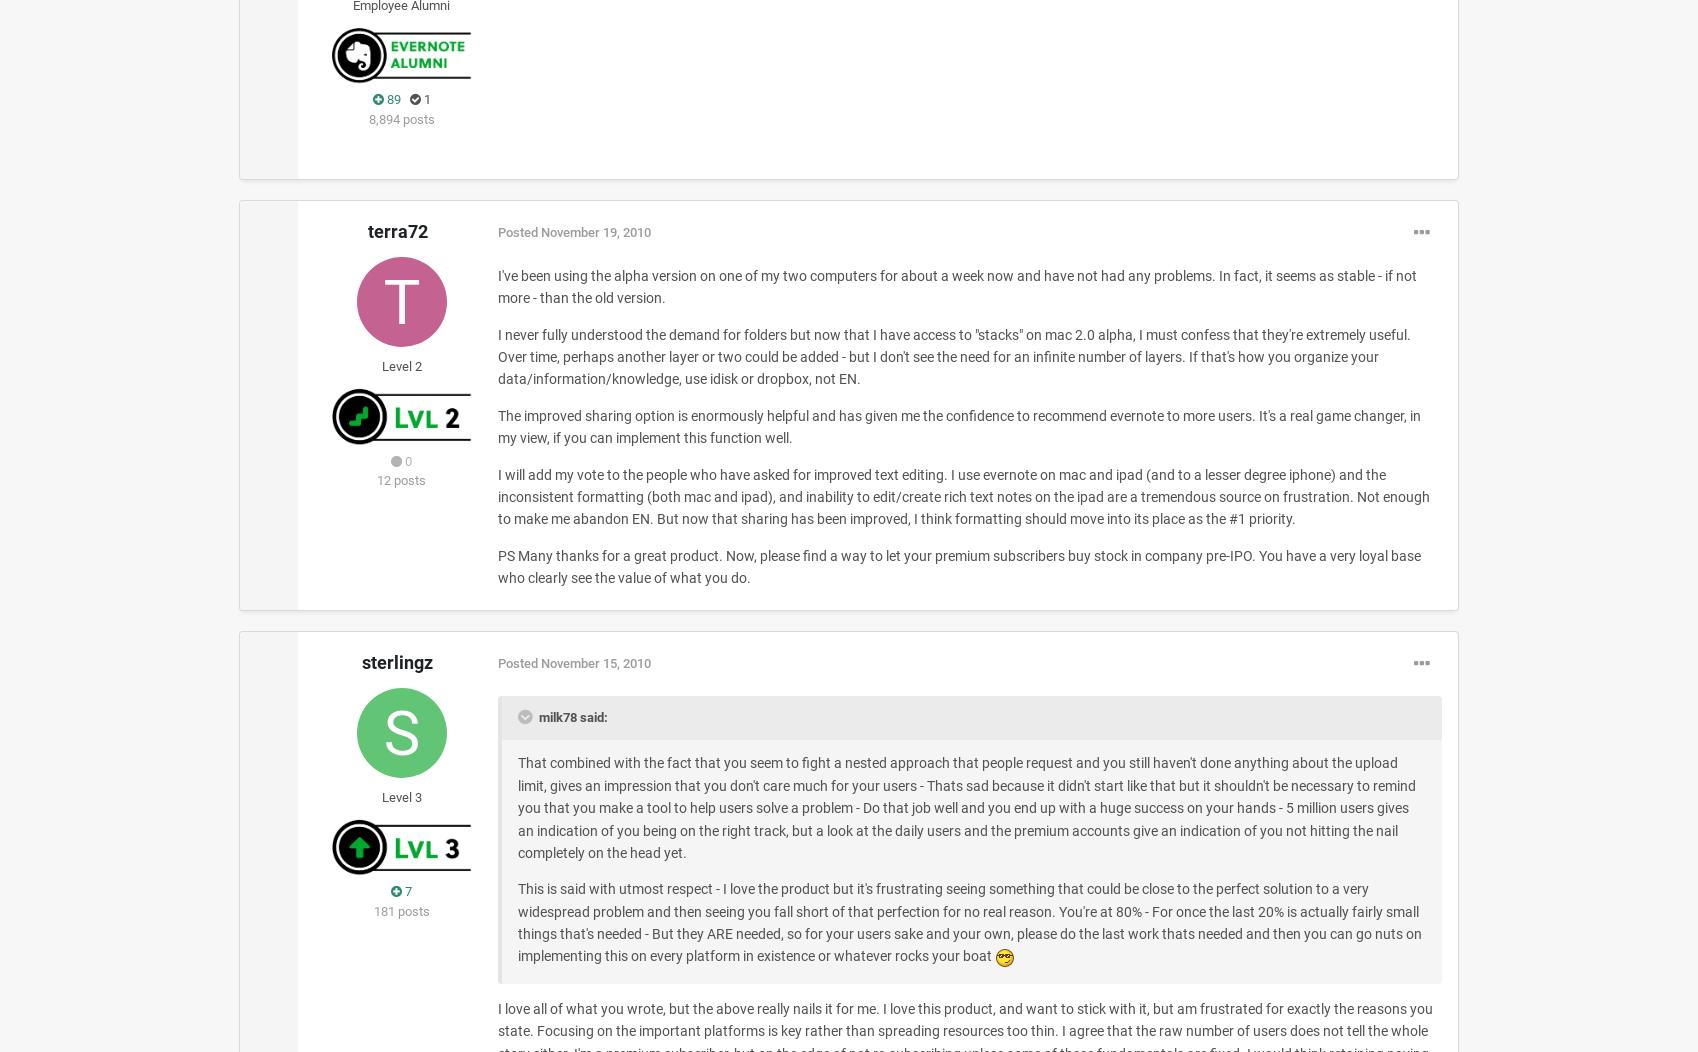 The height and width of the screenshot is (1052, 1698). Describe the element at coordinates (952, 356) in the screenshot. I see `'I never fully understood the demand for folders but now that I have access to "stacks" on mac 2.0 alpha, I must confess that they're extremely useful. Over time, perhaps another layer or two could be added - but I don't see the need for an infinite number of layers. If that's how you organize your data/information/knowledge, use idisk or dropbox, not EN.'` at that location.